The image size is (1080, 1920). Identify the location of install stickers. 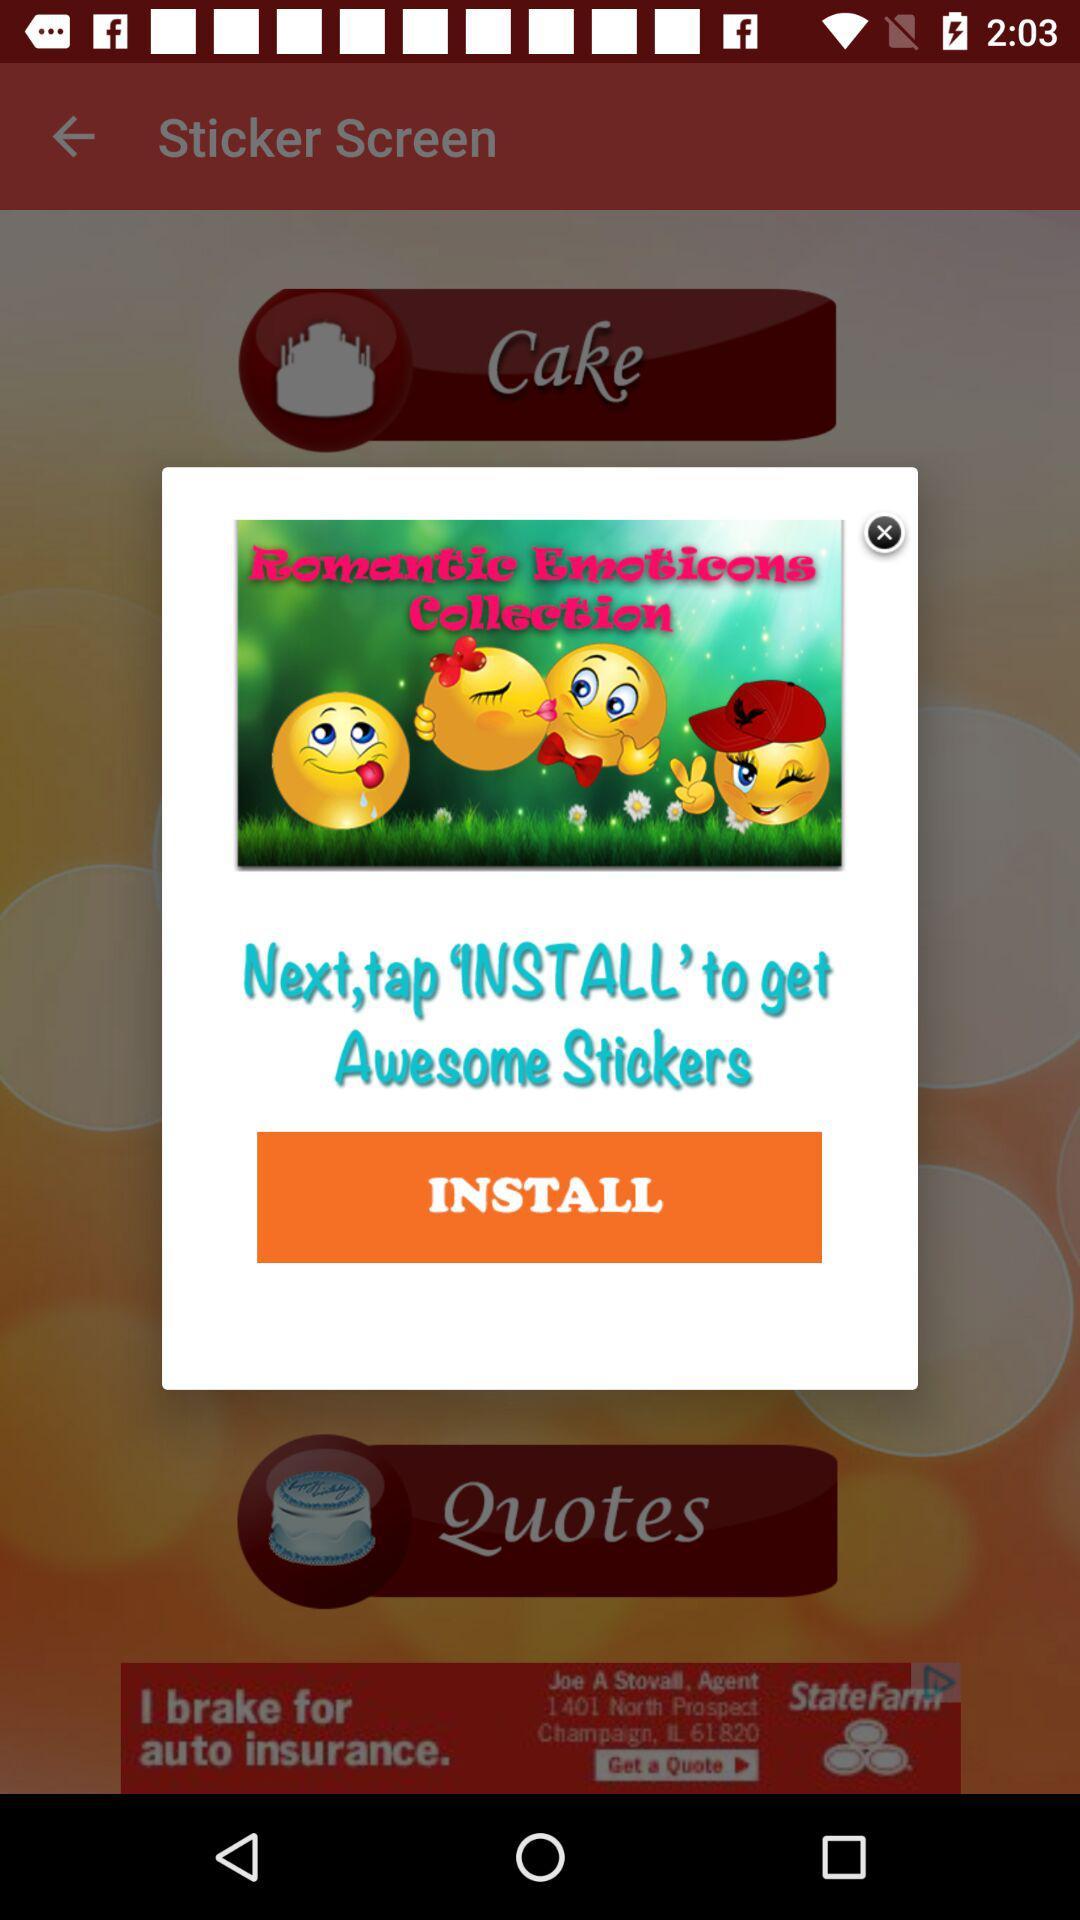
(538, 1197).